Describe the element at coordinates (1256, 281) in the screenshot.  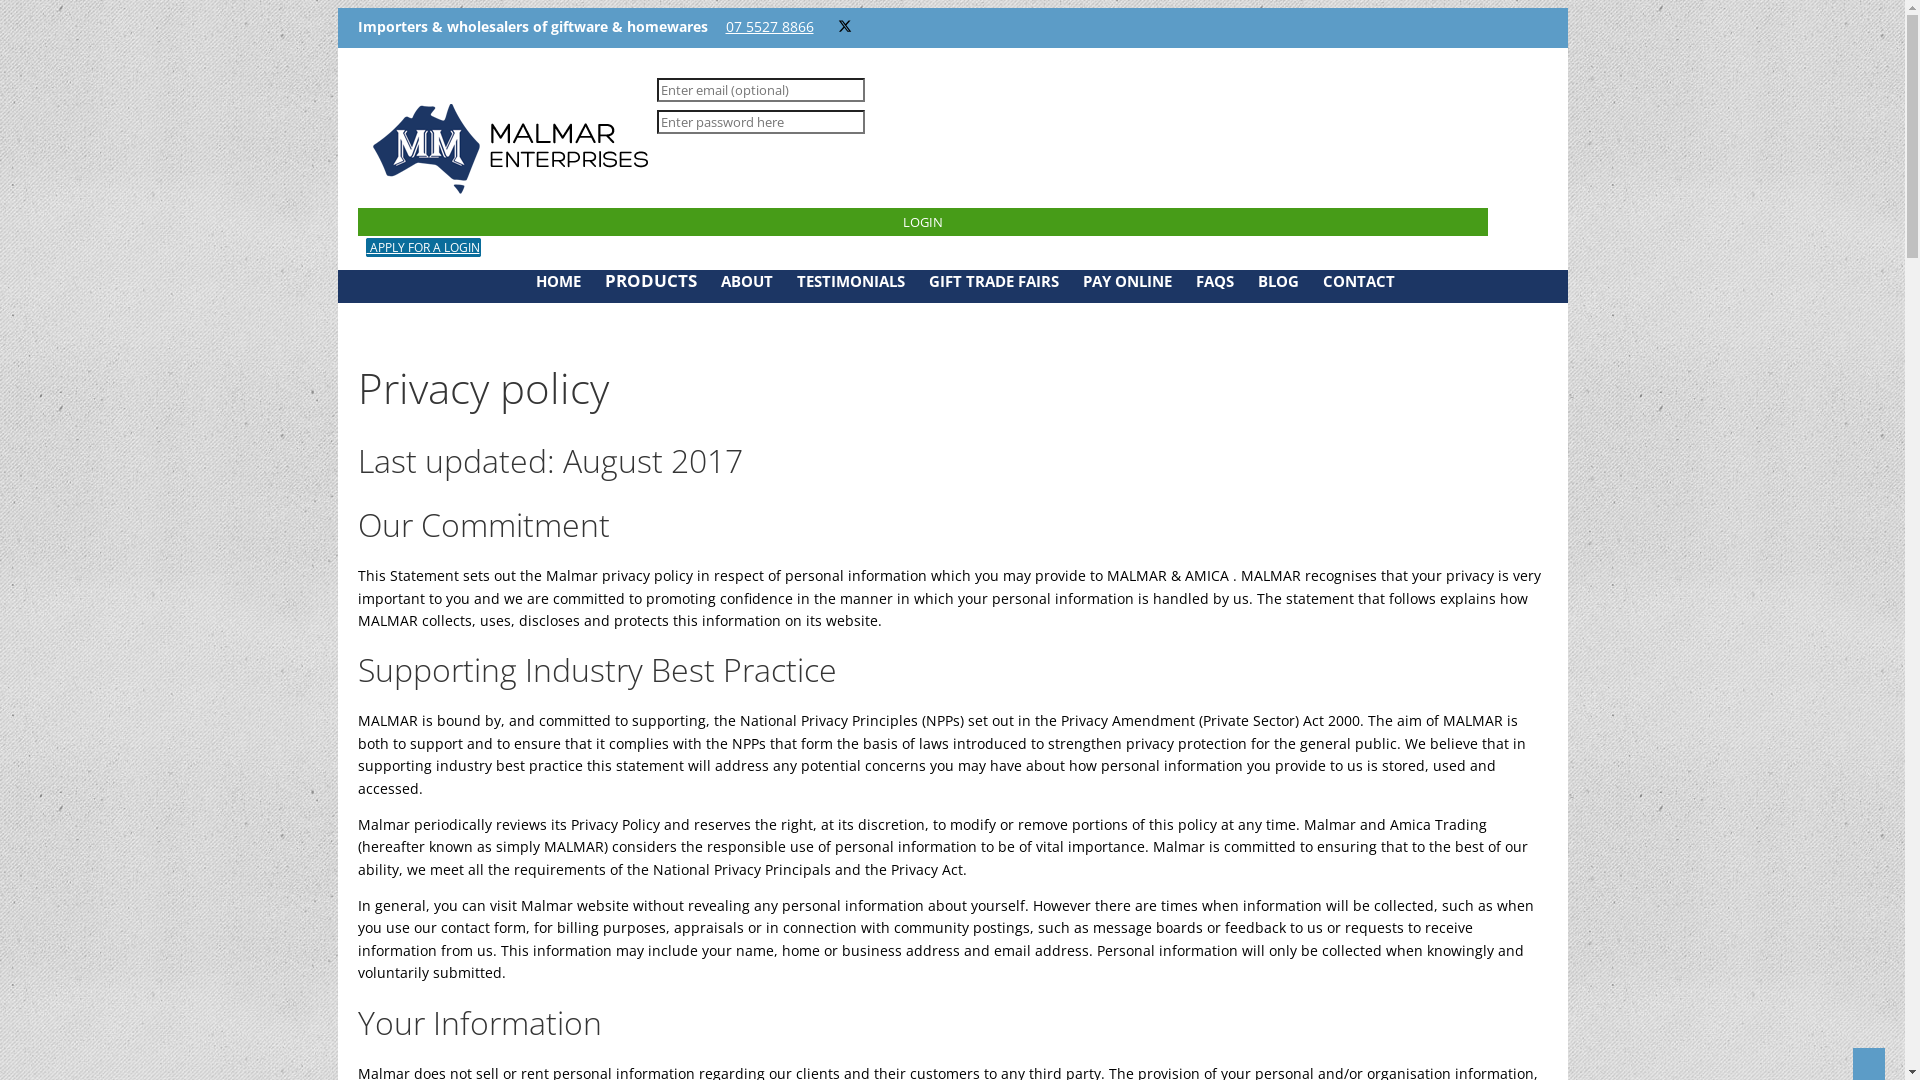
I see `'BLOG'` at that location.